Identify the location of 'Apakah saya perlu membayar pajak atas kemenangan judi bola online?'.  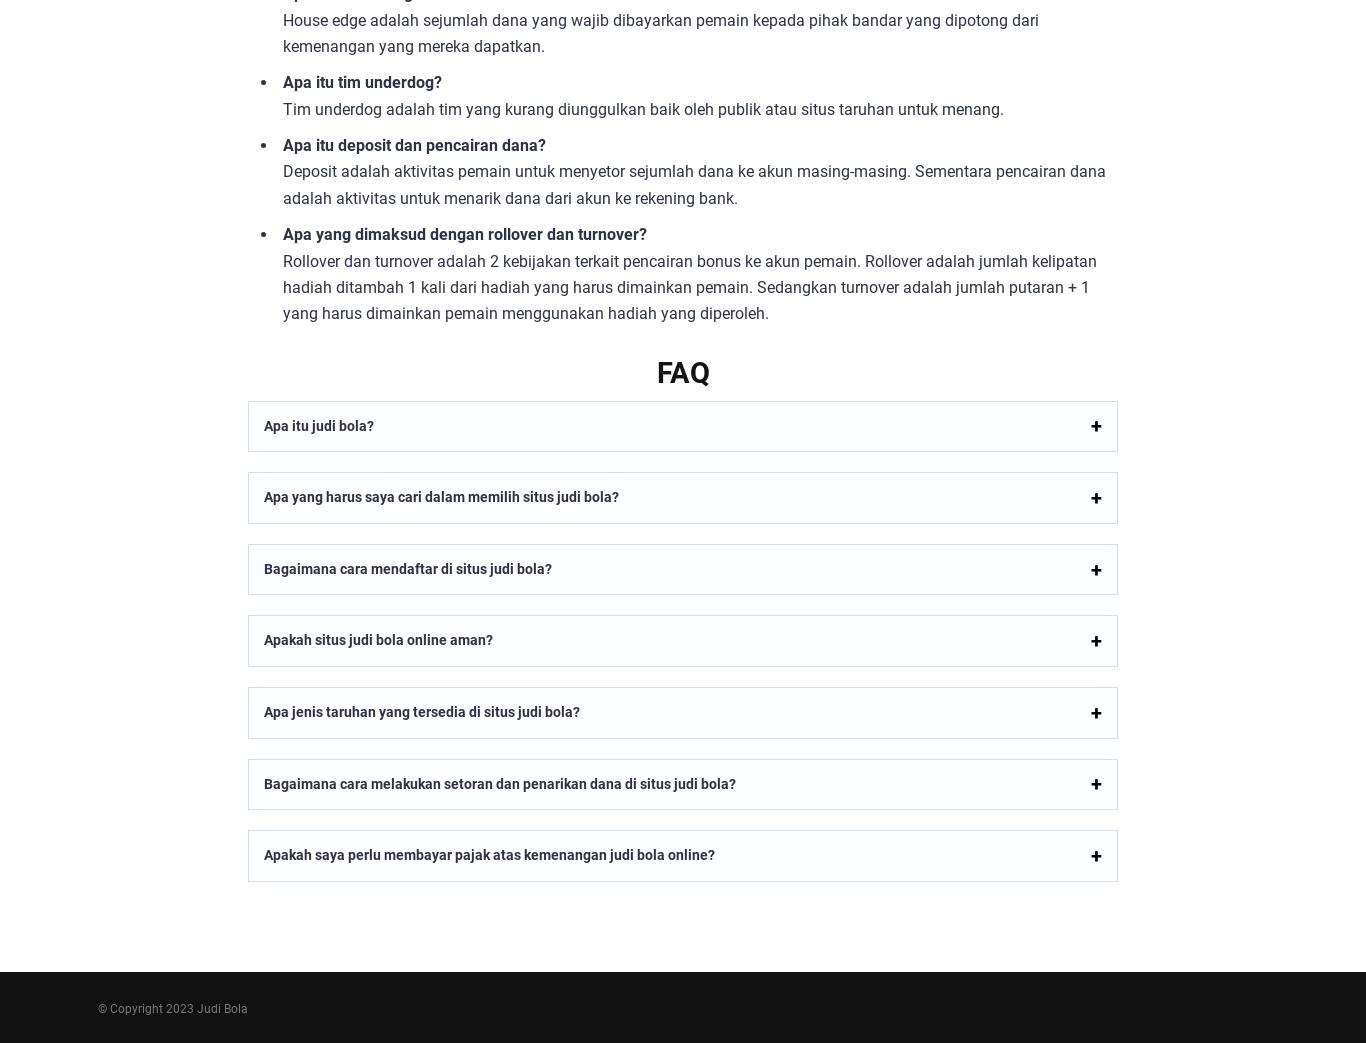
(489, 855).